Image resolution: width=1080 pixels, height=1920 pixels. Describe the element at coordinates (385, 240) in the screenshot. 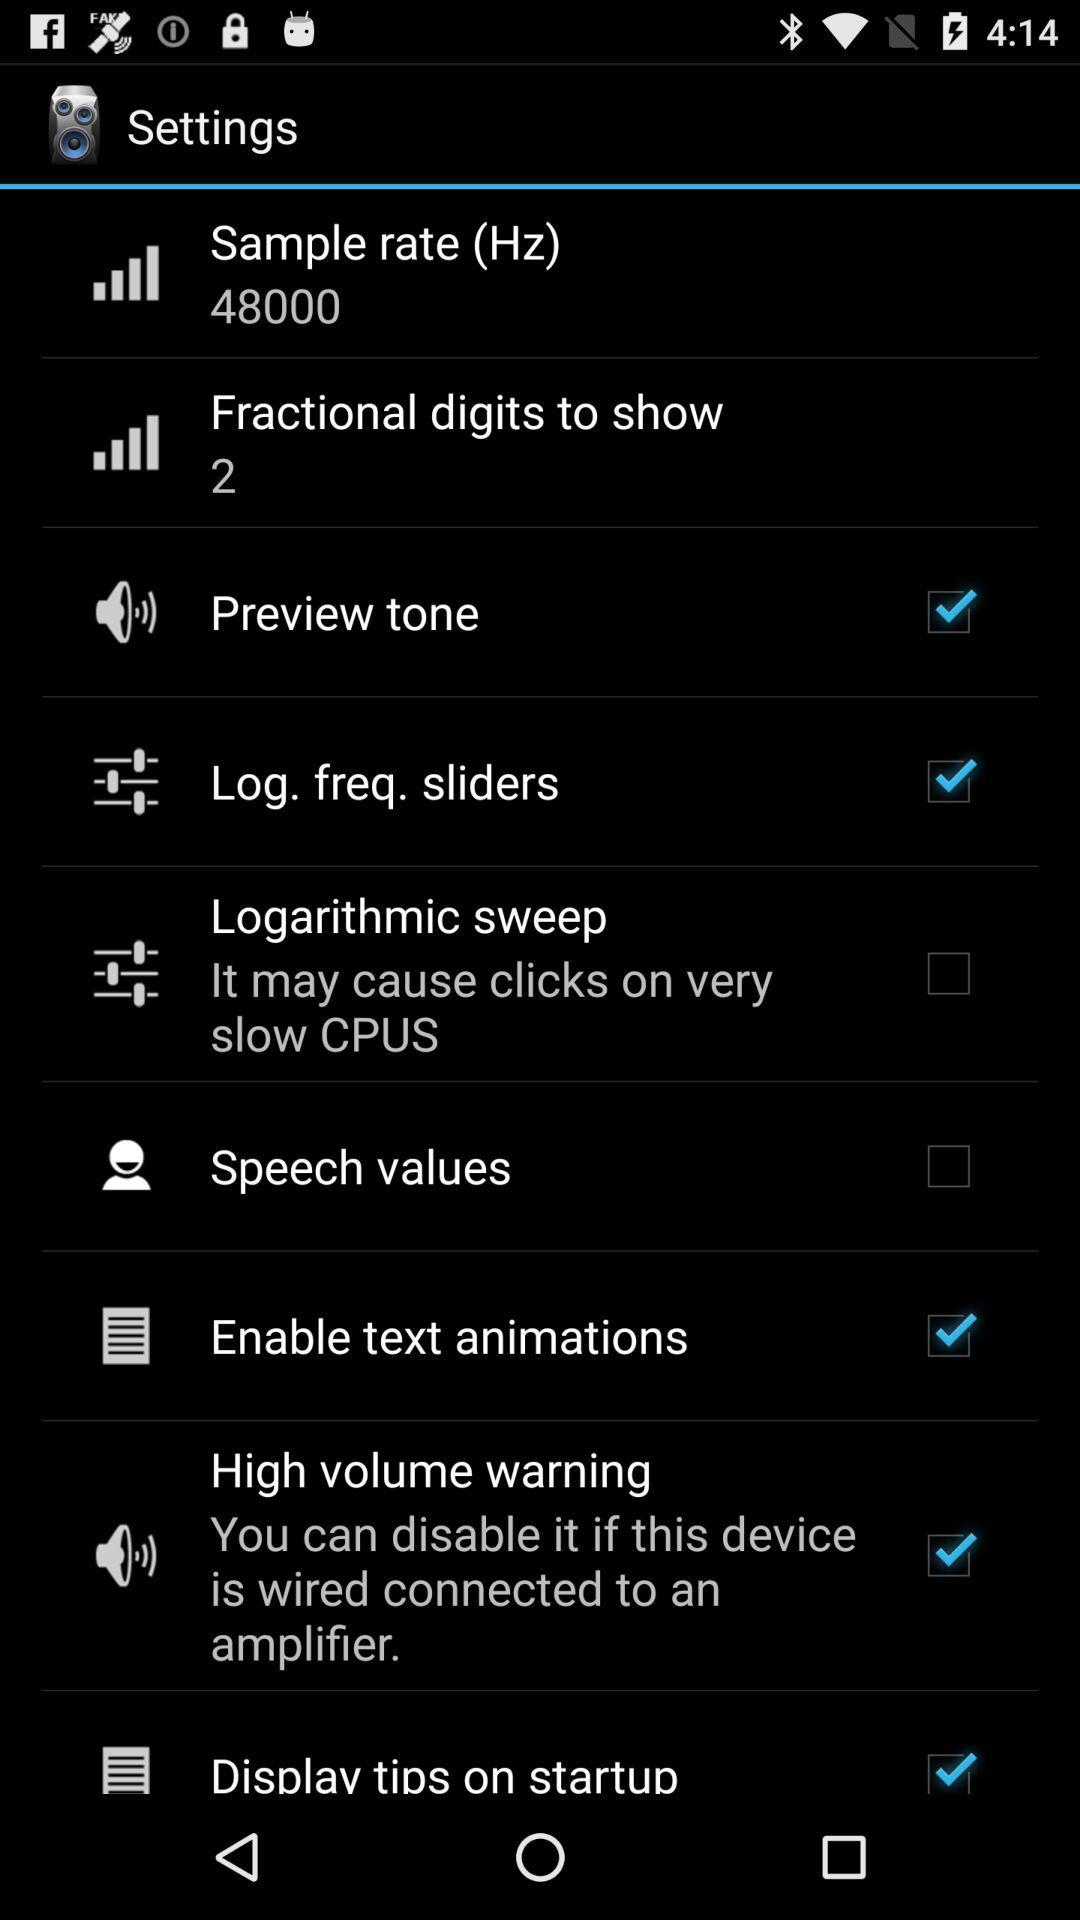

I see `the app below settings item` at that location.